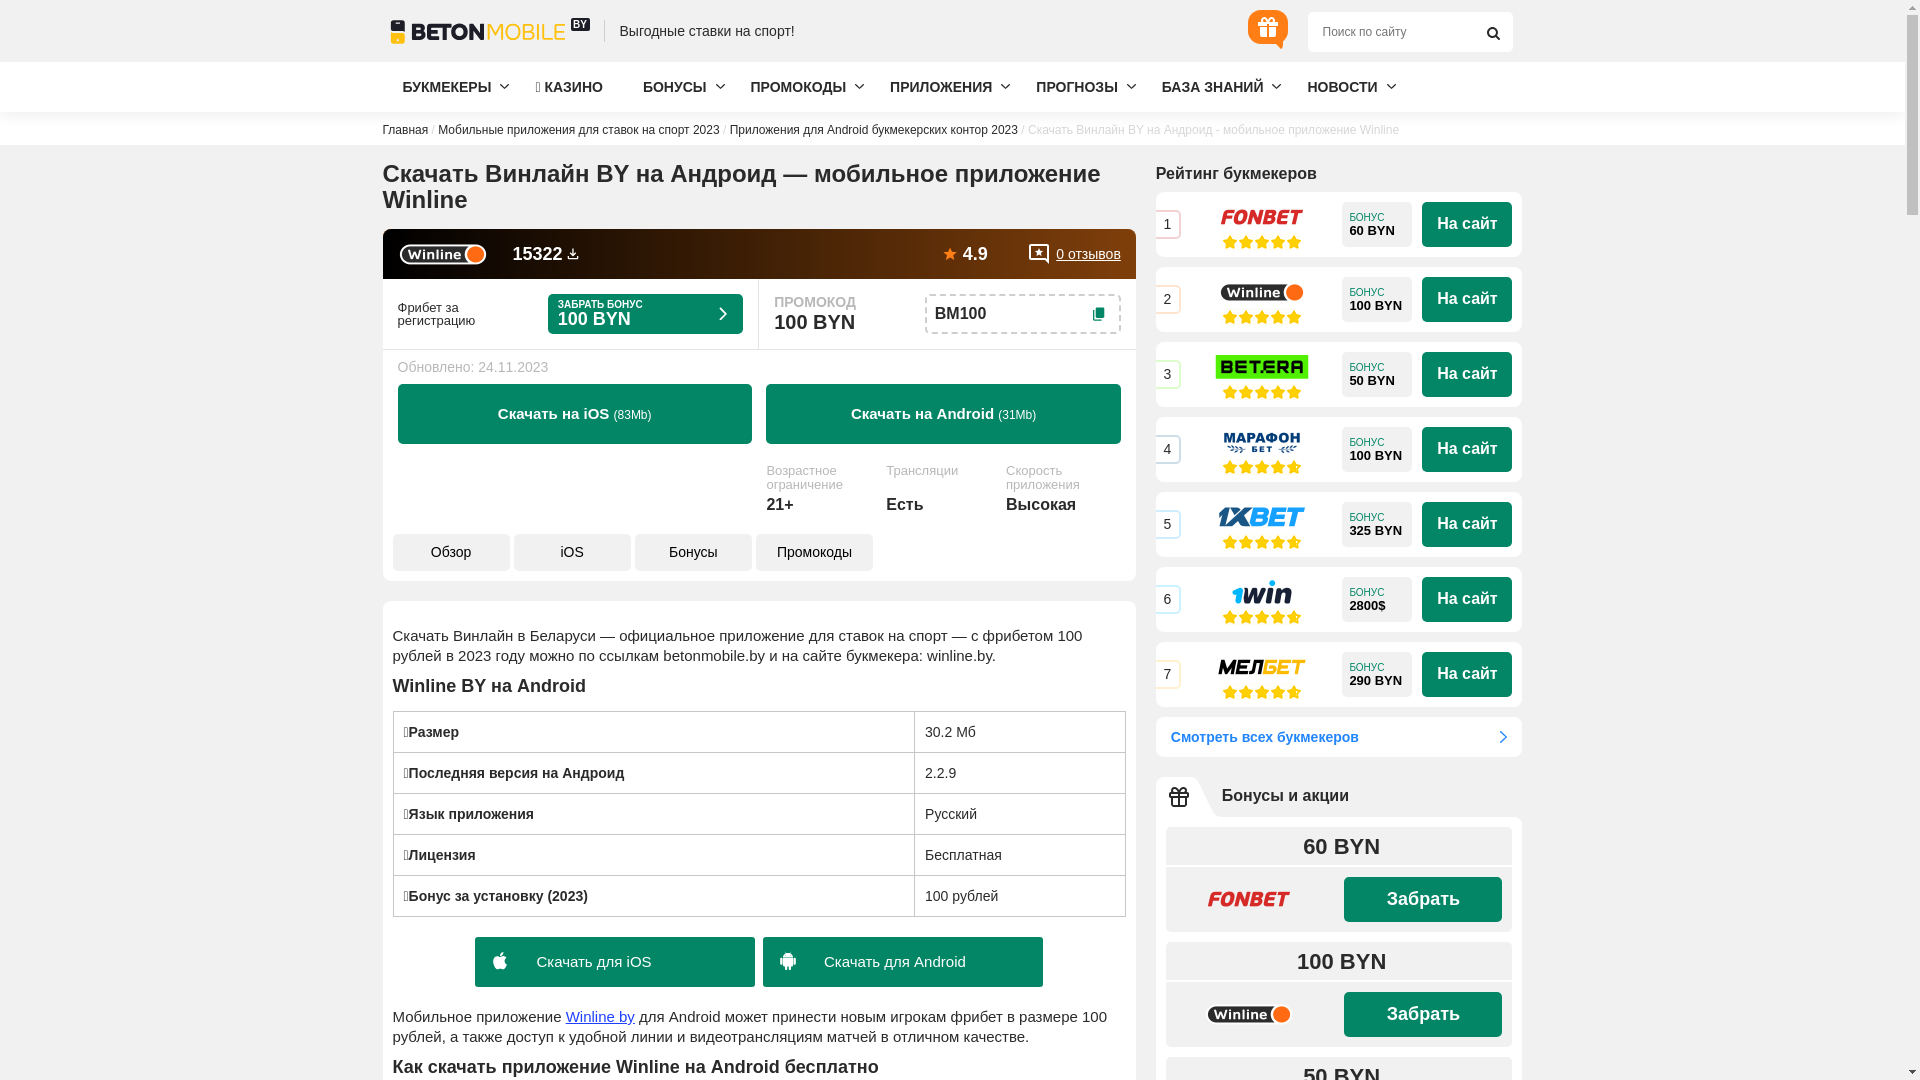 This screenshot has width=1920, height=1080. Describe the element at coordinates (1376, 598) in the screenshot. I see `'2800$'` at that location.